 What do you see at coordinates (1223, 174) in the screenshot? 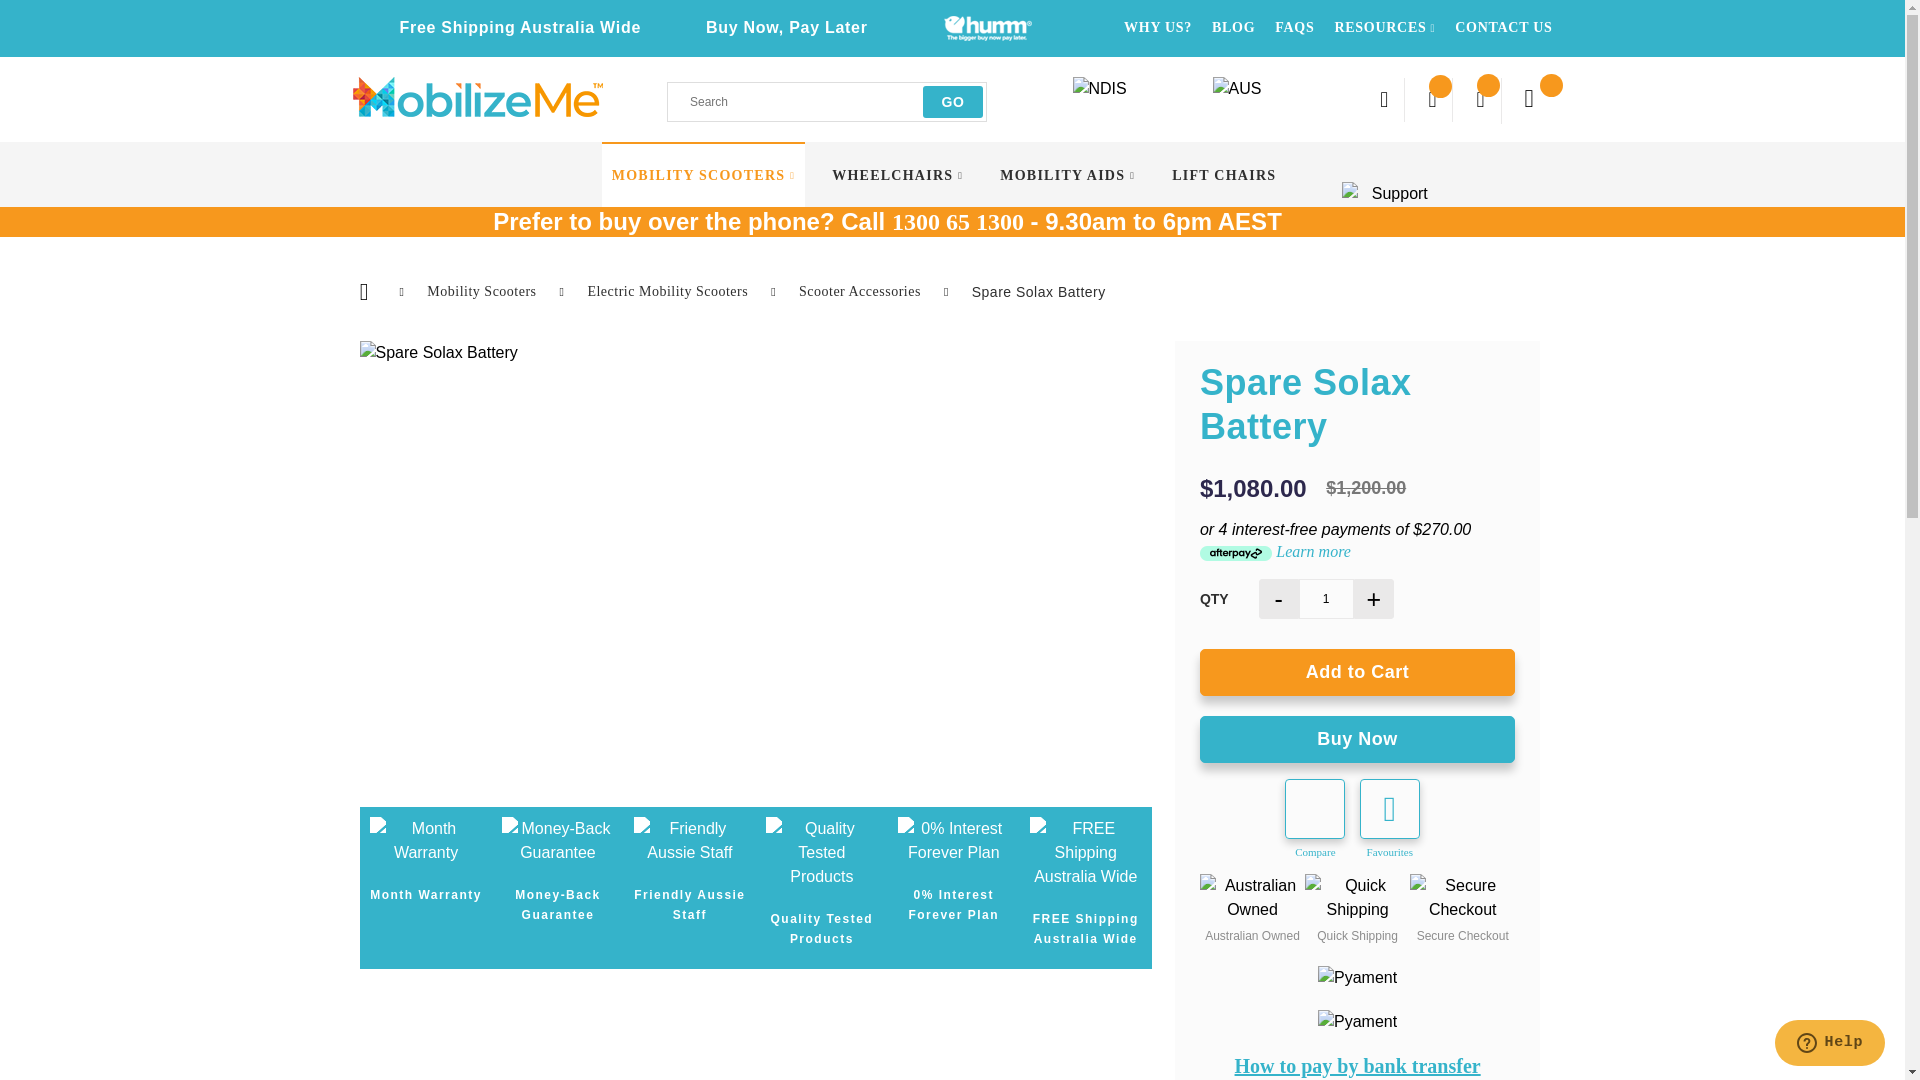
I see `'LIFT CHAIRS'` at bounding box center [1223, 174].